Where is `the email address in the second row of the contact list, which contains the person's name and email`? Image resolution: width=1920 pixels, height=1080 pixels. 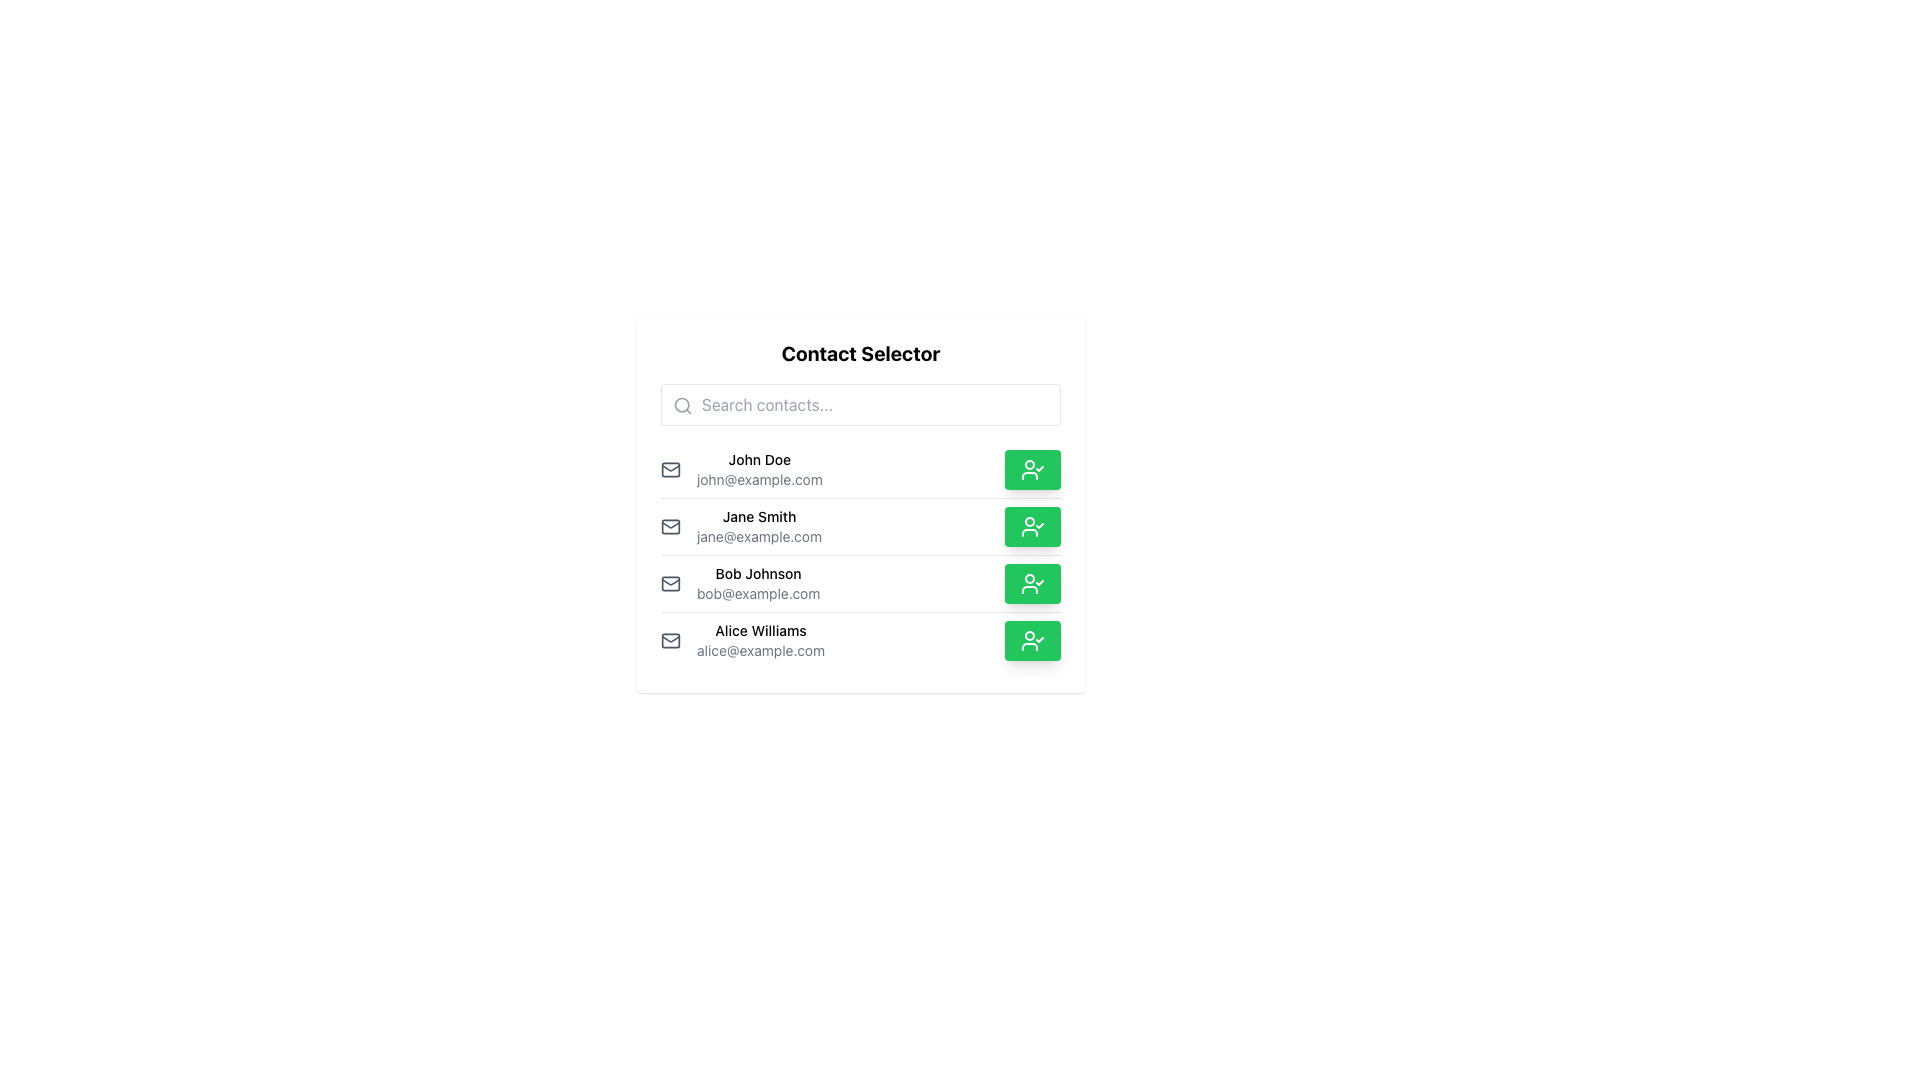 the email address in the second row of the contact list, which contains the person's name and email is located at coordinates (860, 524).